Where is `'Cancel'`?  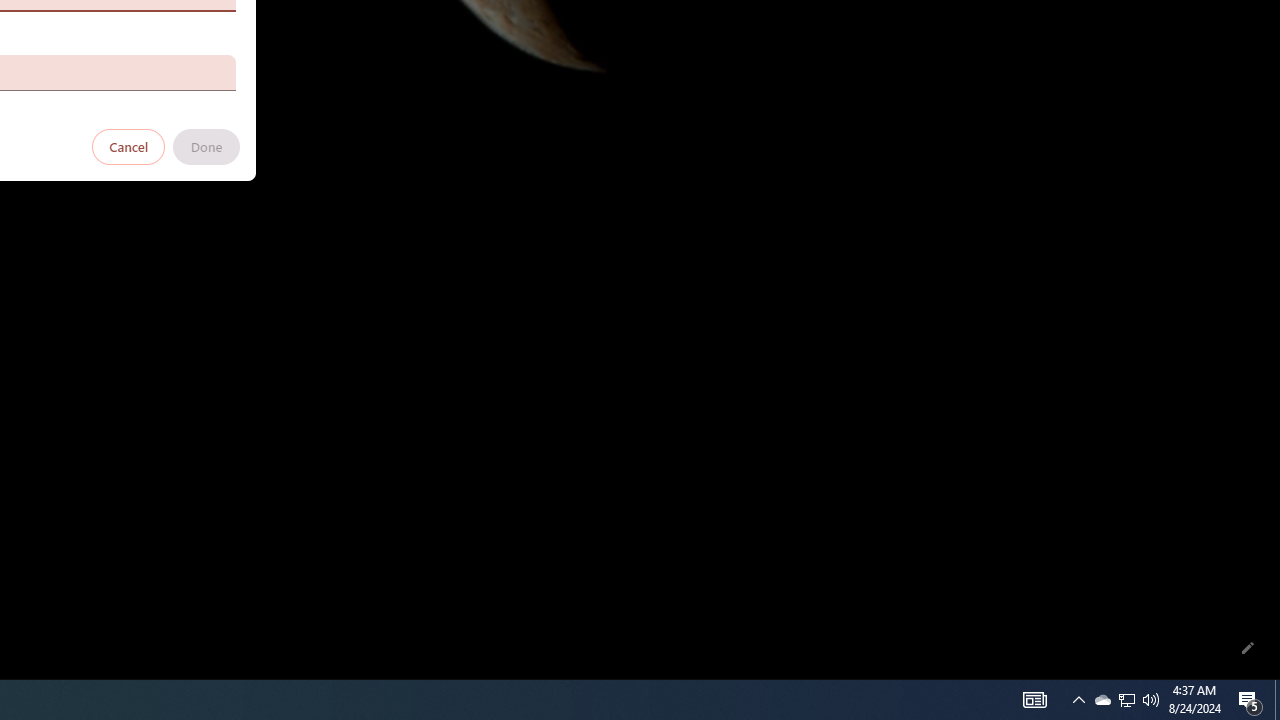
'Cancel' is located at coordinates (128, 145).